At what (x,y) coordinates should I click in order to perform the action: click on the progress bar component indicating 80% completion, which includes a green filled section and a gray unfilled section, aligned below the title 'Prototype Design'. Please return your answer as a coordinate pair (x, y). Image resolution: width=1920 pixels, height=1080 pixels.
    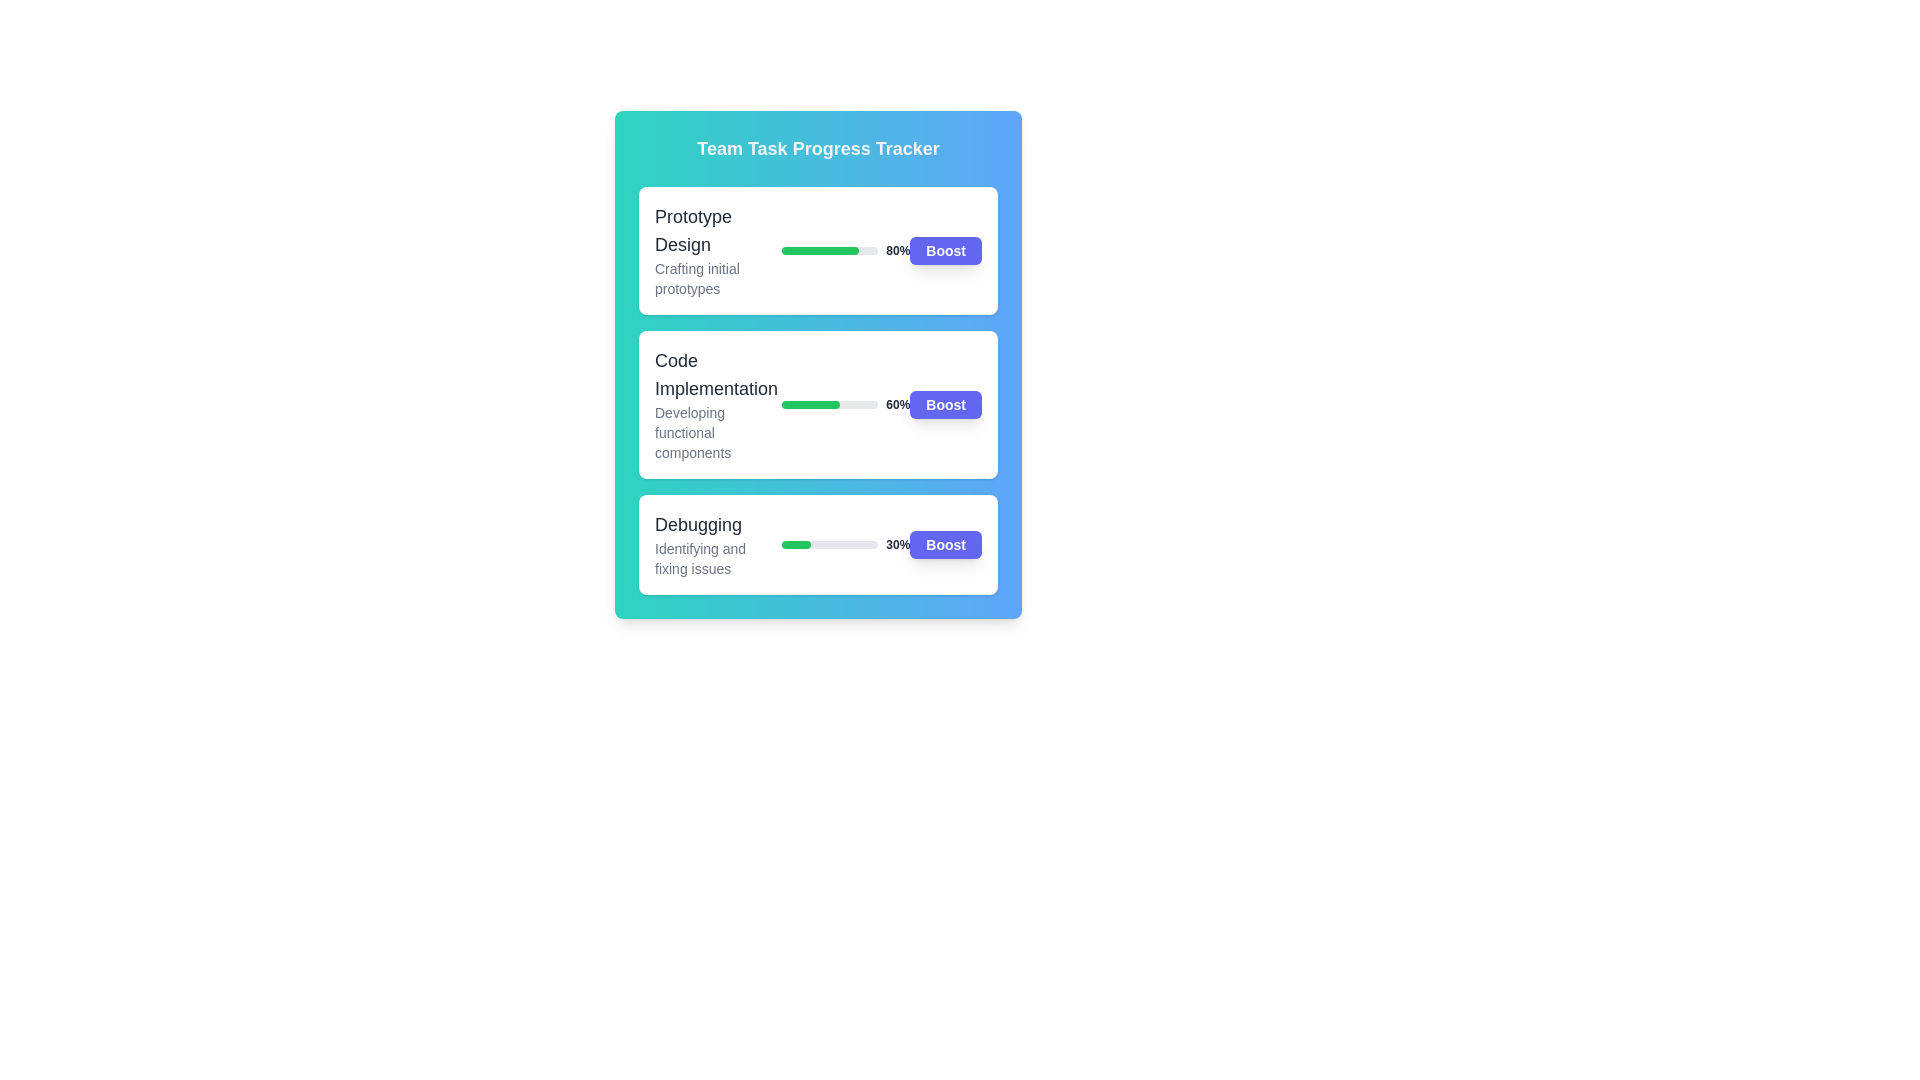
    Looking at the image, I should click on (846, 249).